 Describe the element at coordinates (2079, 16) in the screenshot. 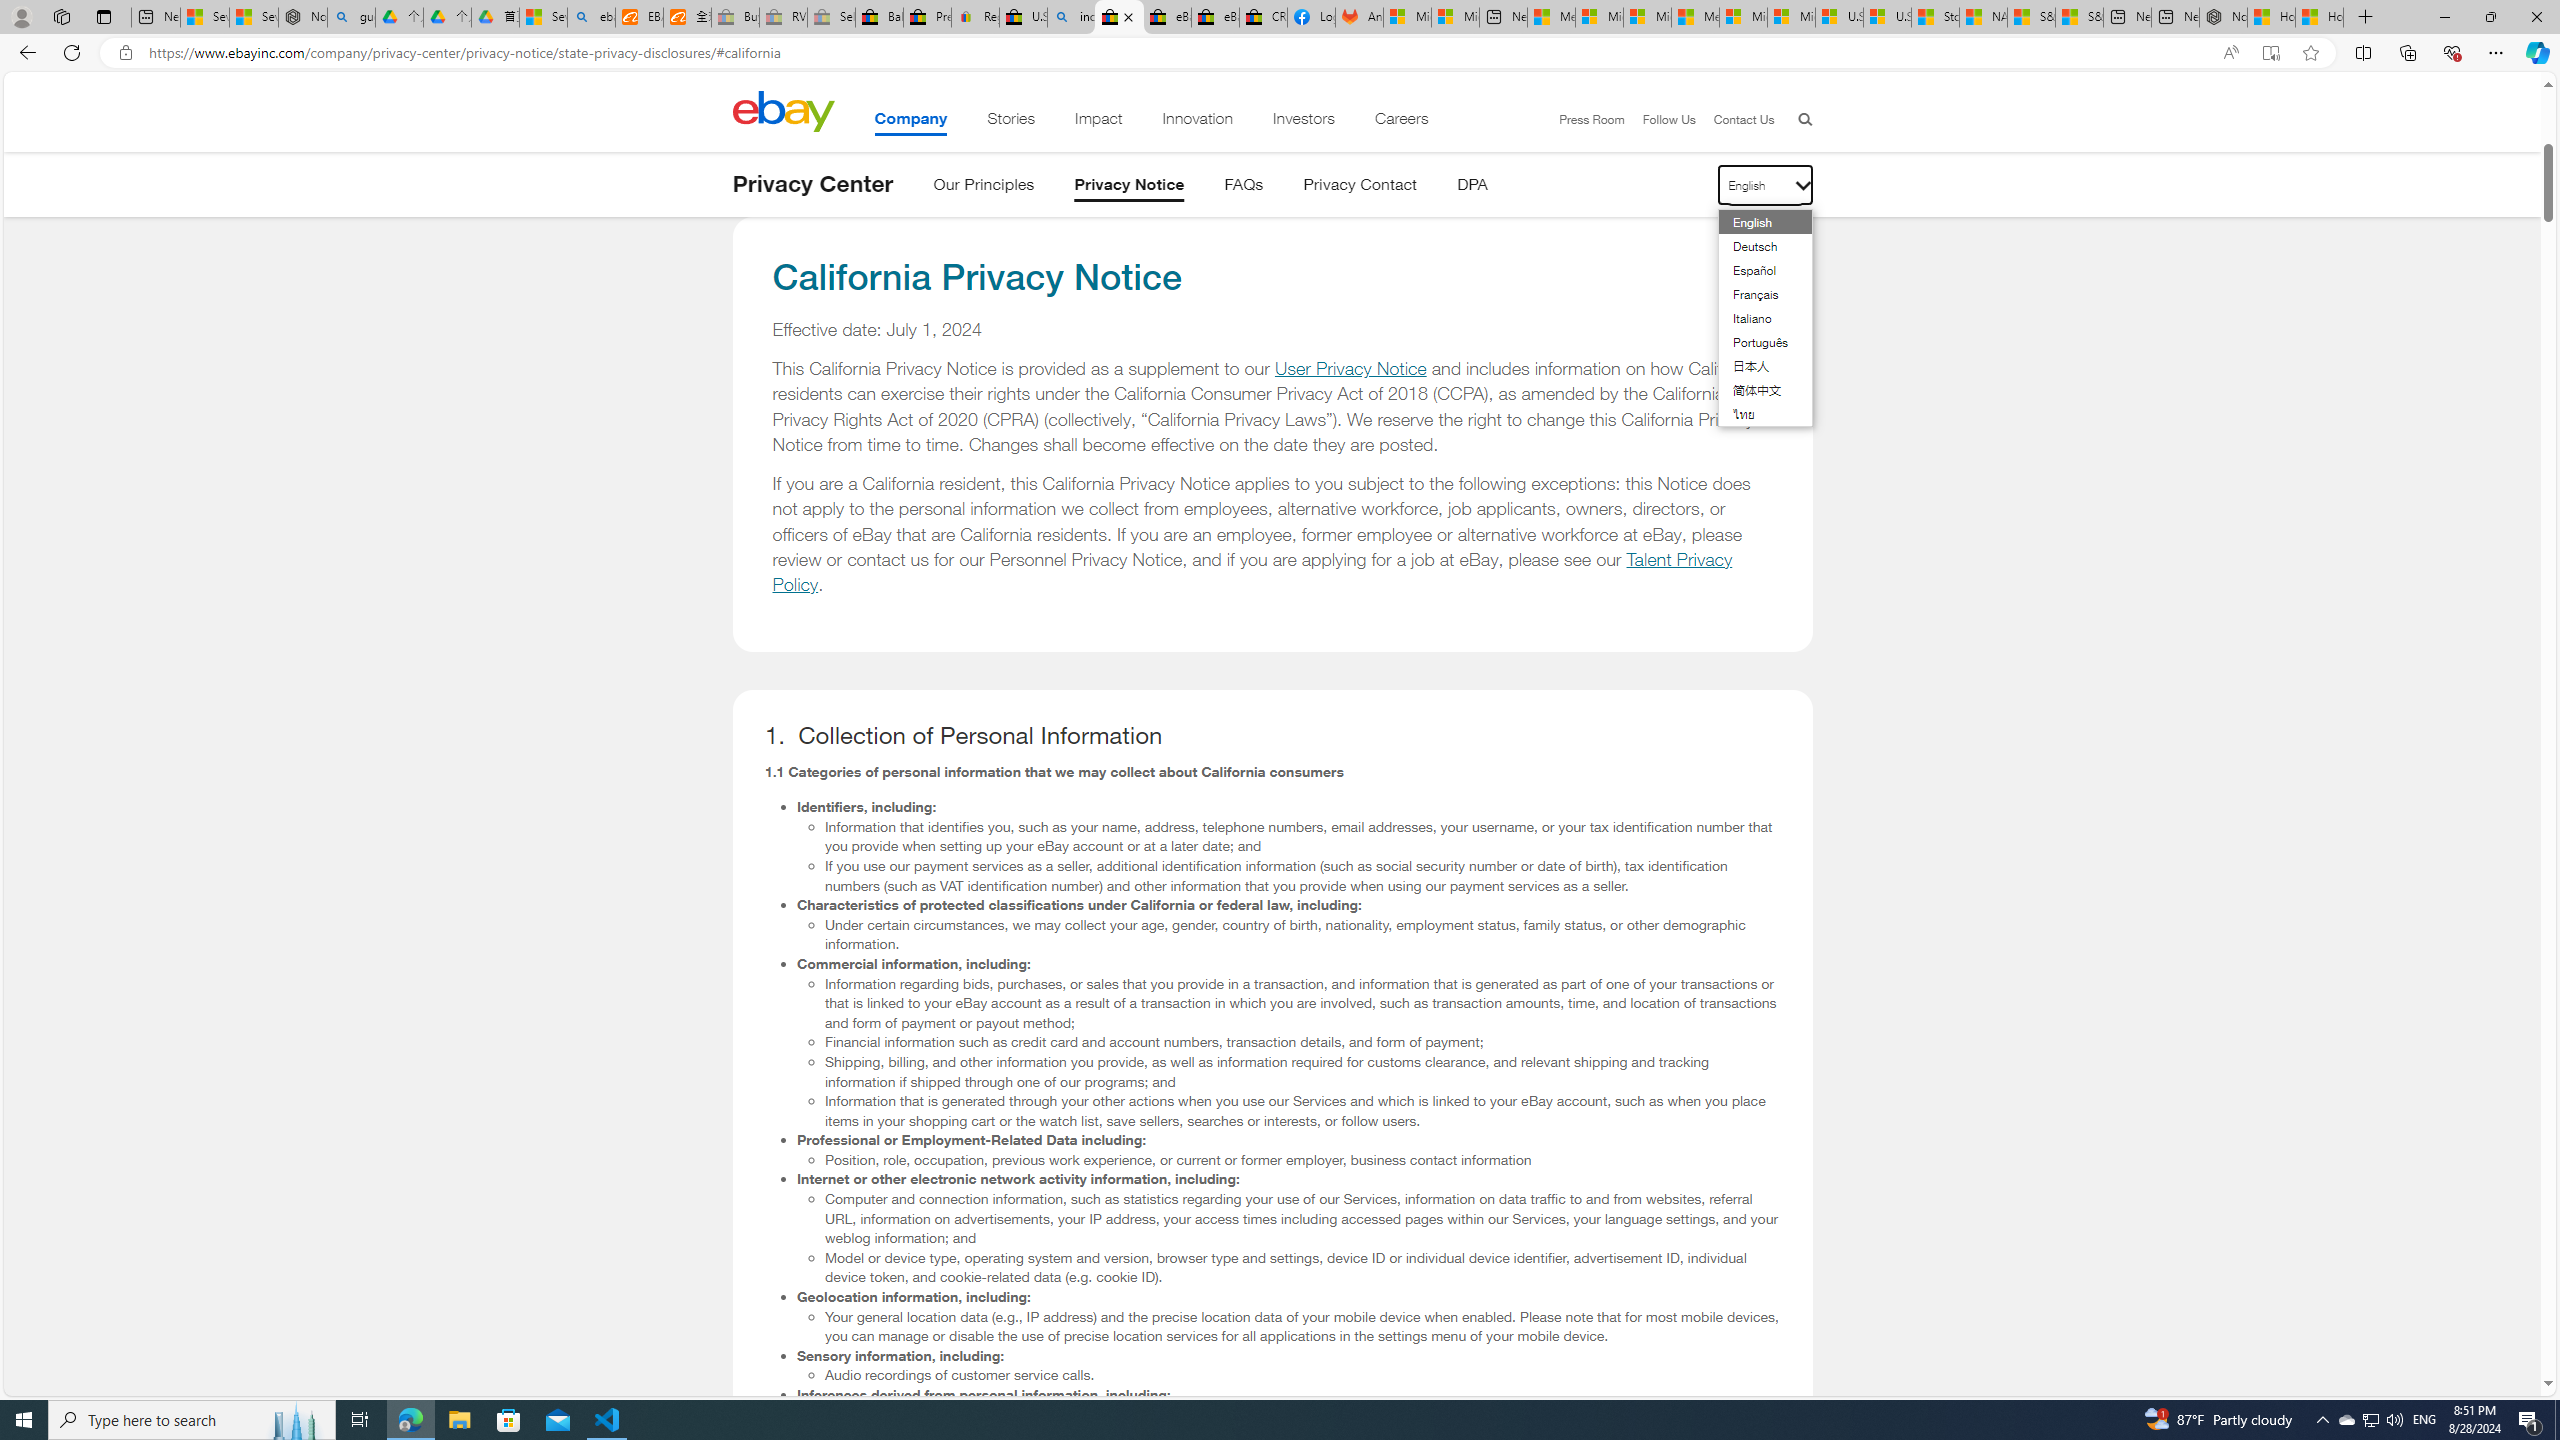

I see `'S&P 500, Nasdaq end lower, weighed by Nvidia dip | Watch'` at that location.